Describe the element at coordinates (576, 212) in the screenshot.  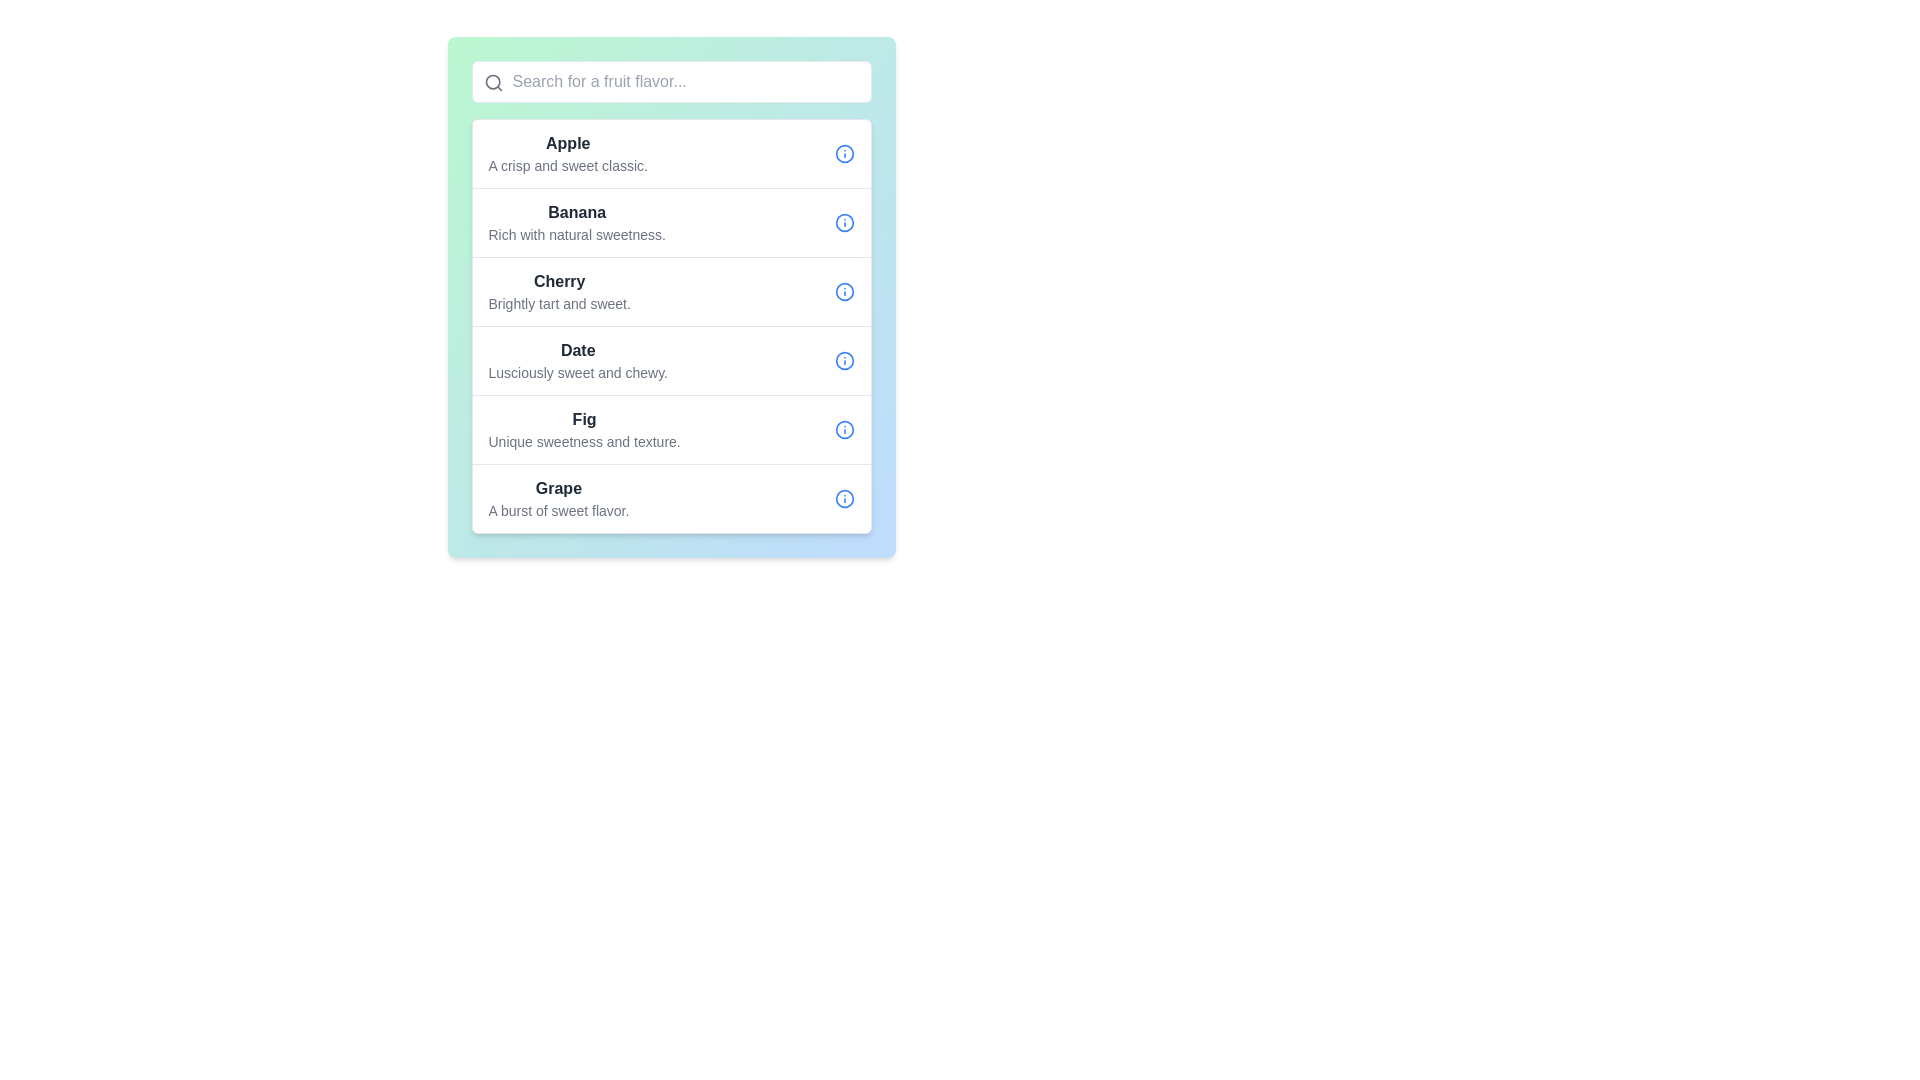
I see `the text element displaying 'Banana' in bold dark gray font, positioned in the second row of the list above the description 'Rich with natural sweetness.'` at that location.